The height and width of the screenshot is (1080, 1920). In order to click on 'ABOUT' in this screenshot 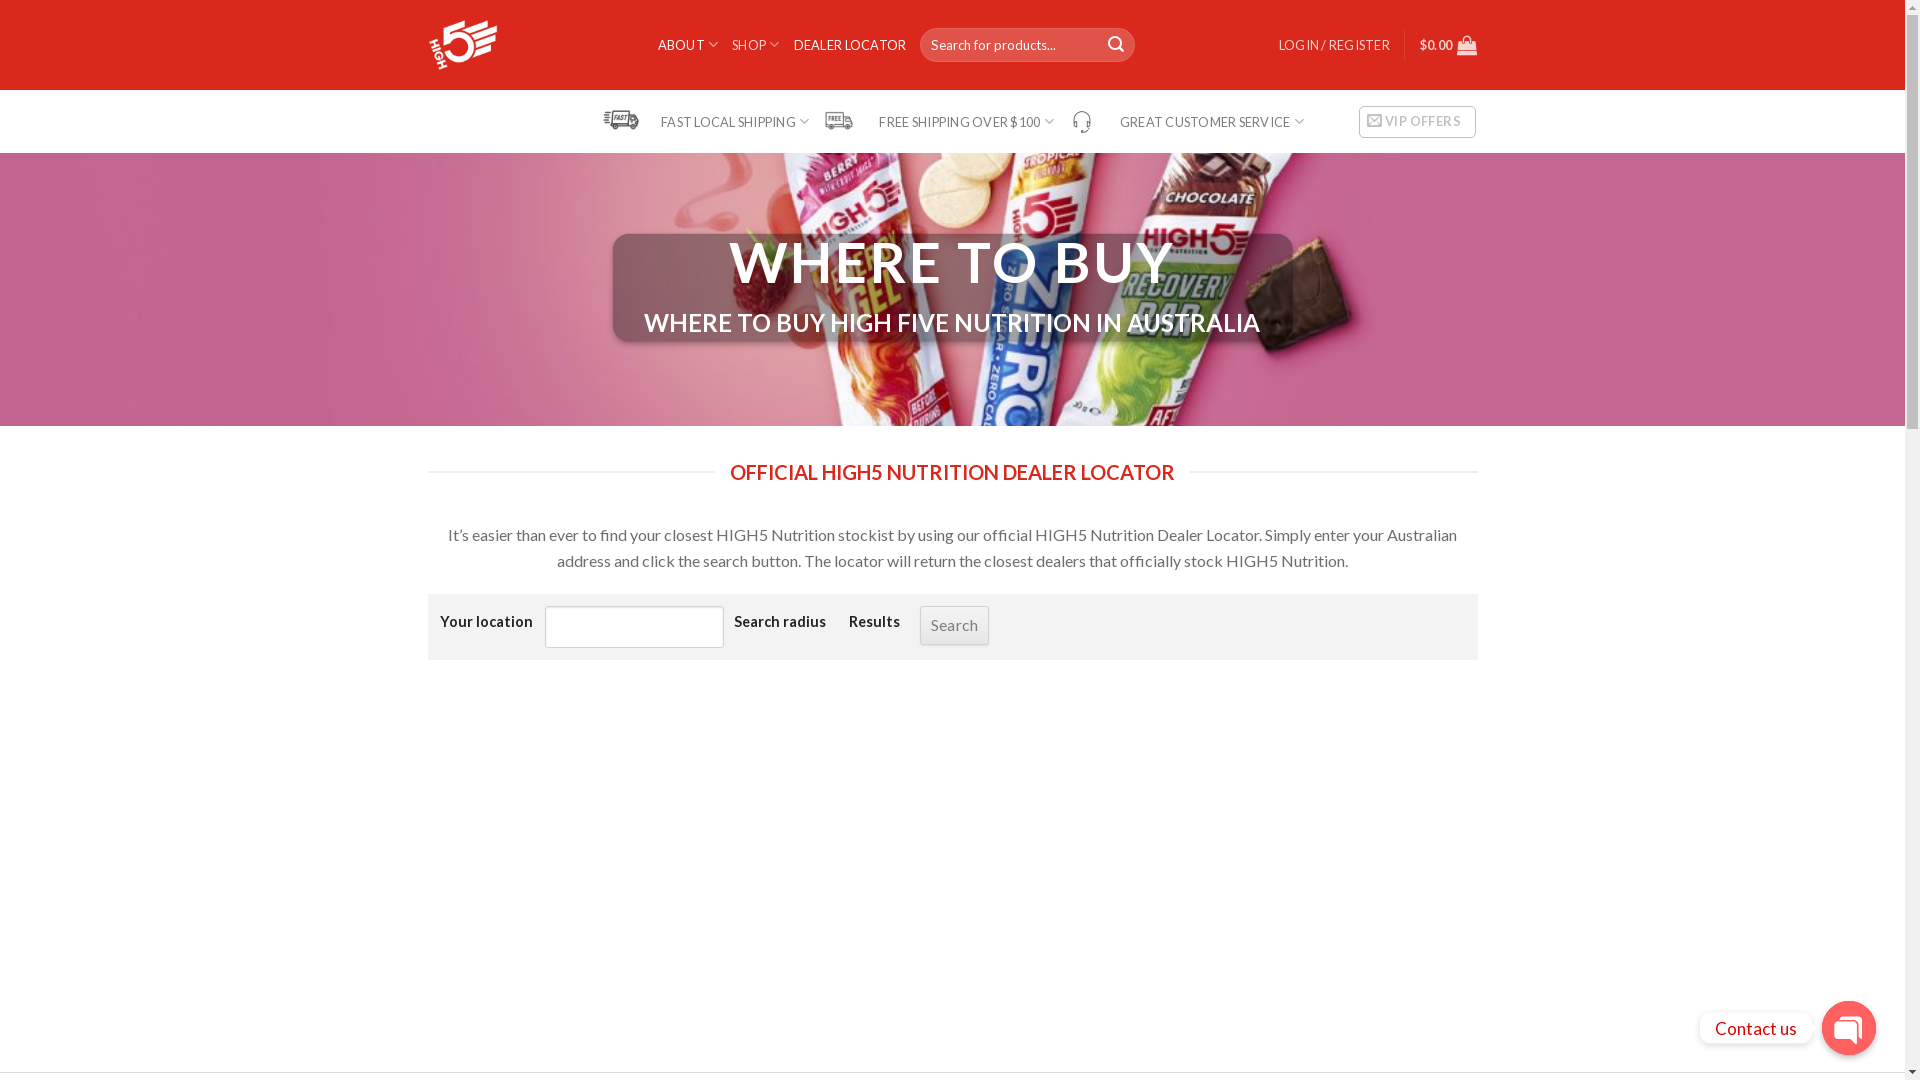, I will do `click(688, 44)`.